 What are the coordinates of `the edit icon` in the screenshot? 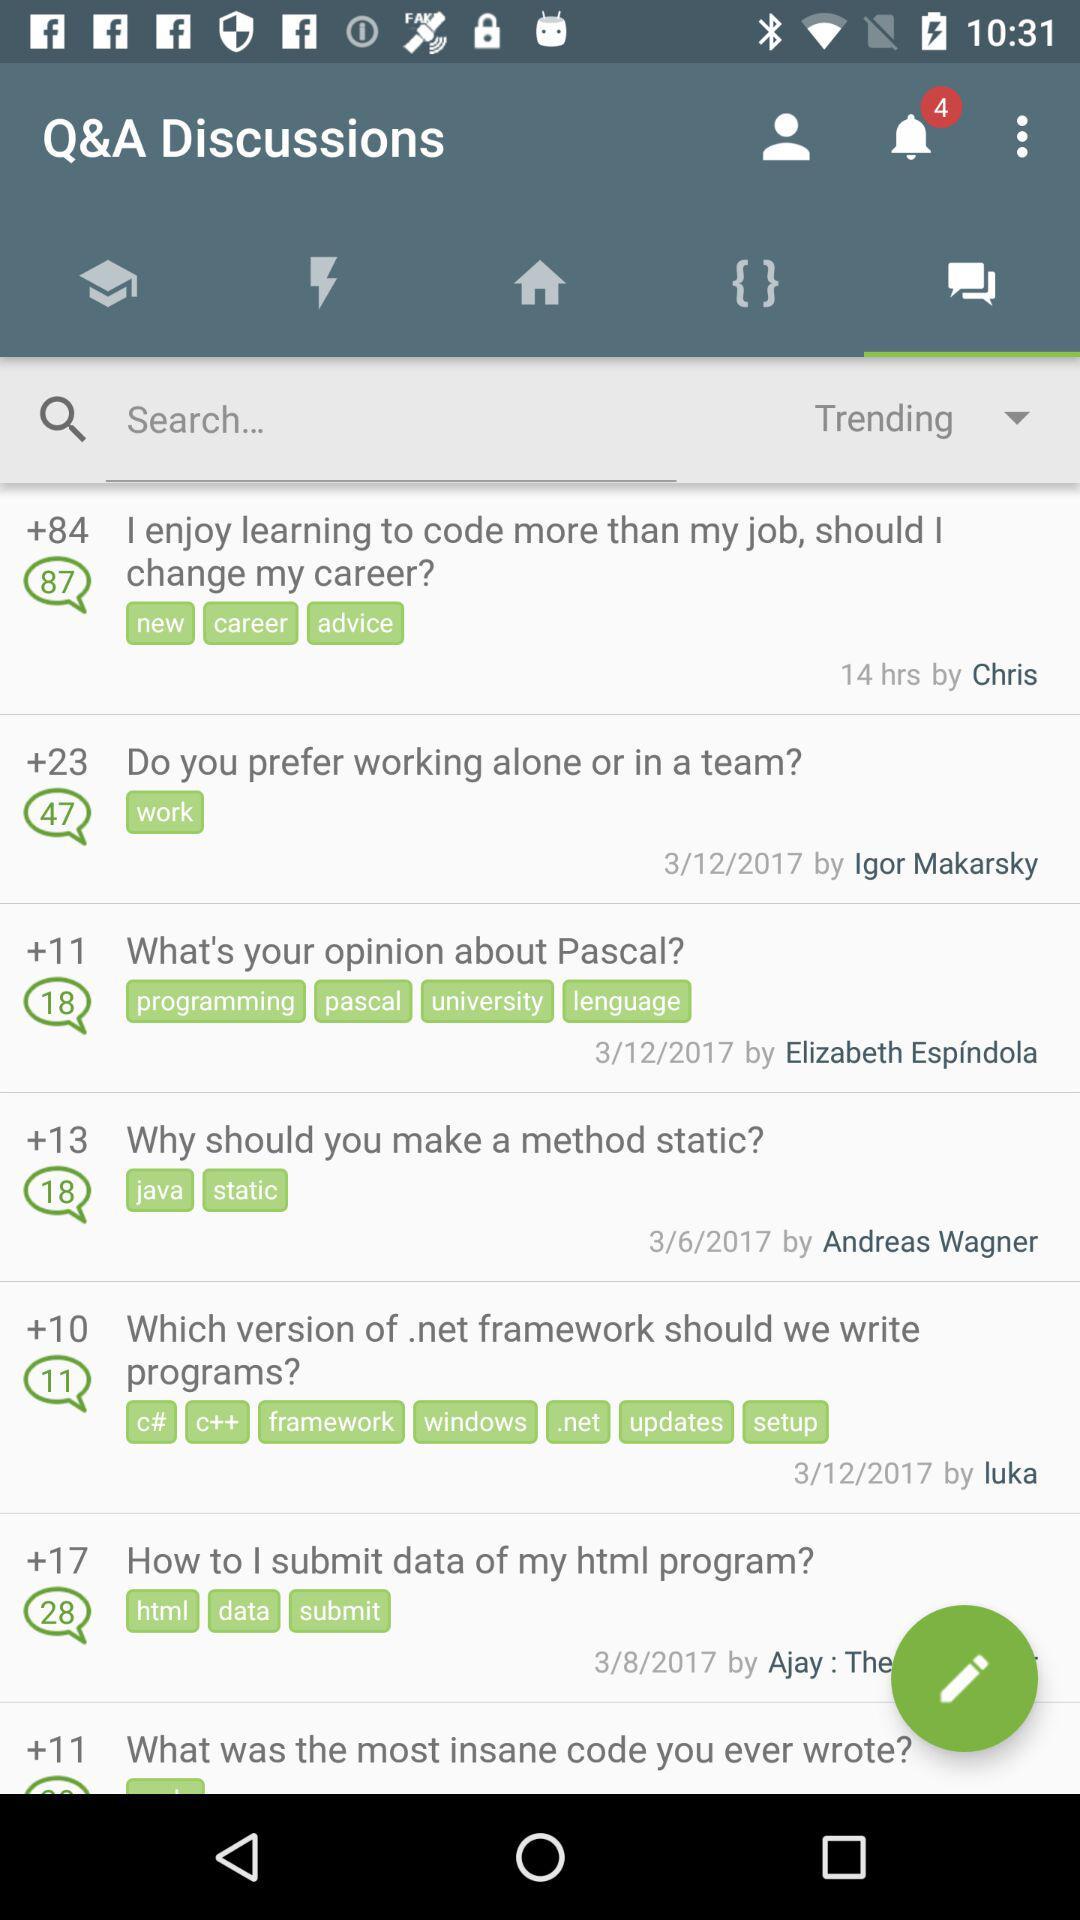 It's located at (963, 1678).